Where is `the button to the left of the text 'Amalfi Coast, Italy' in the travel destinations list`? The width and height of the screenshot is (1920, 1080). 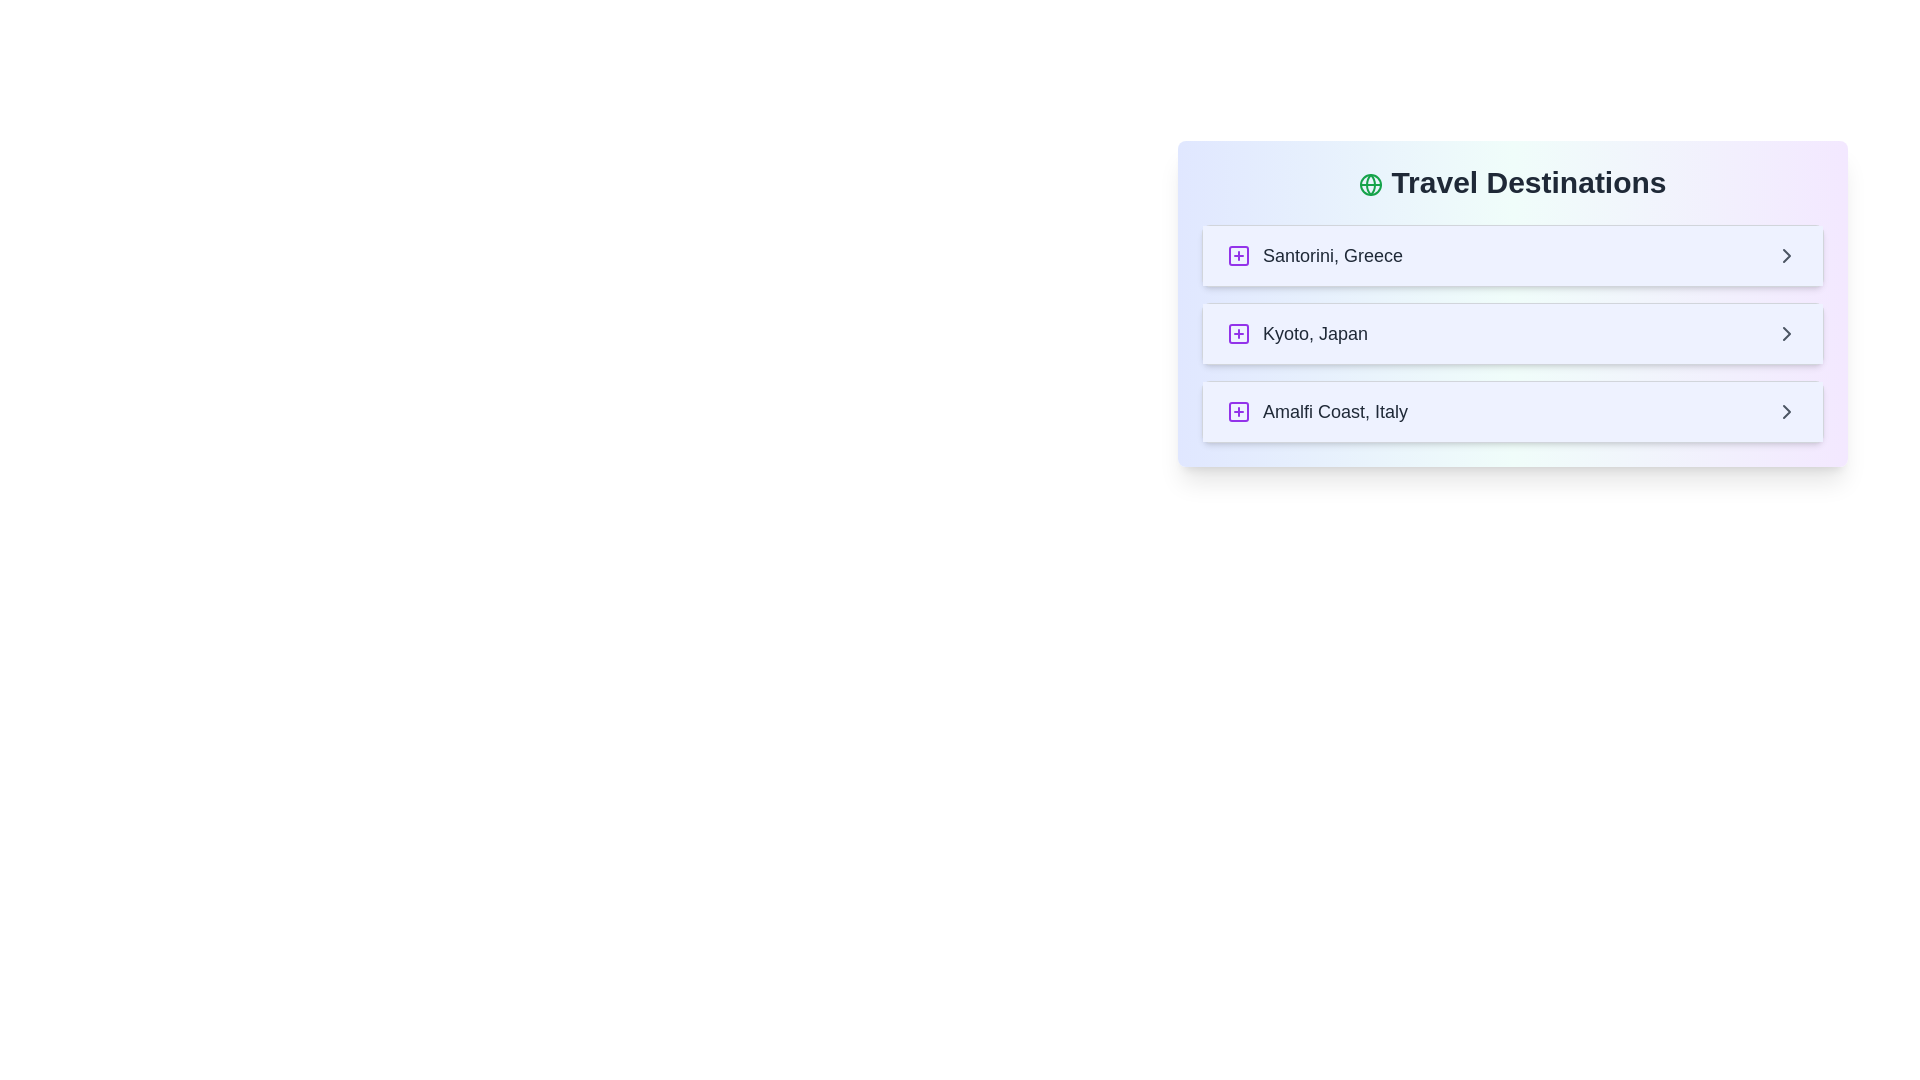
the button to the left of the text 'Amalfi Coast, Italy' in the travel destinations list is located at coordinates (1237, 411).